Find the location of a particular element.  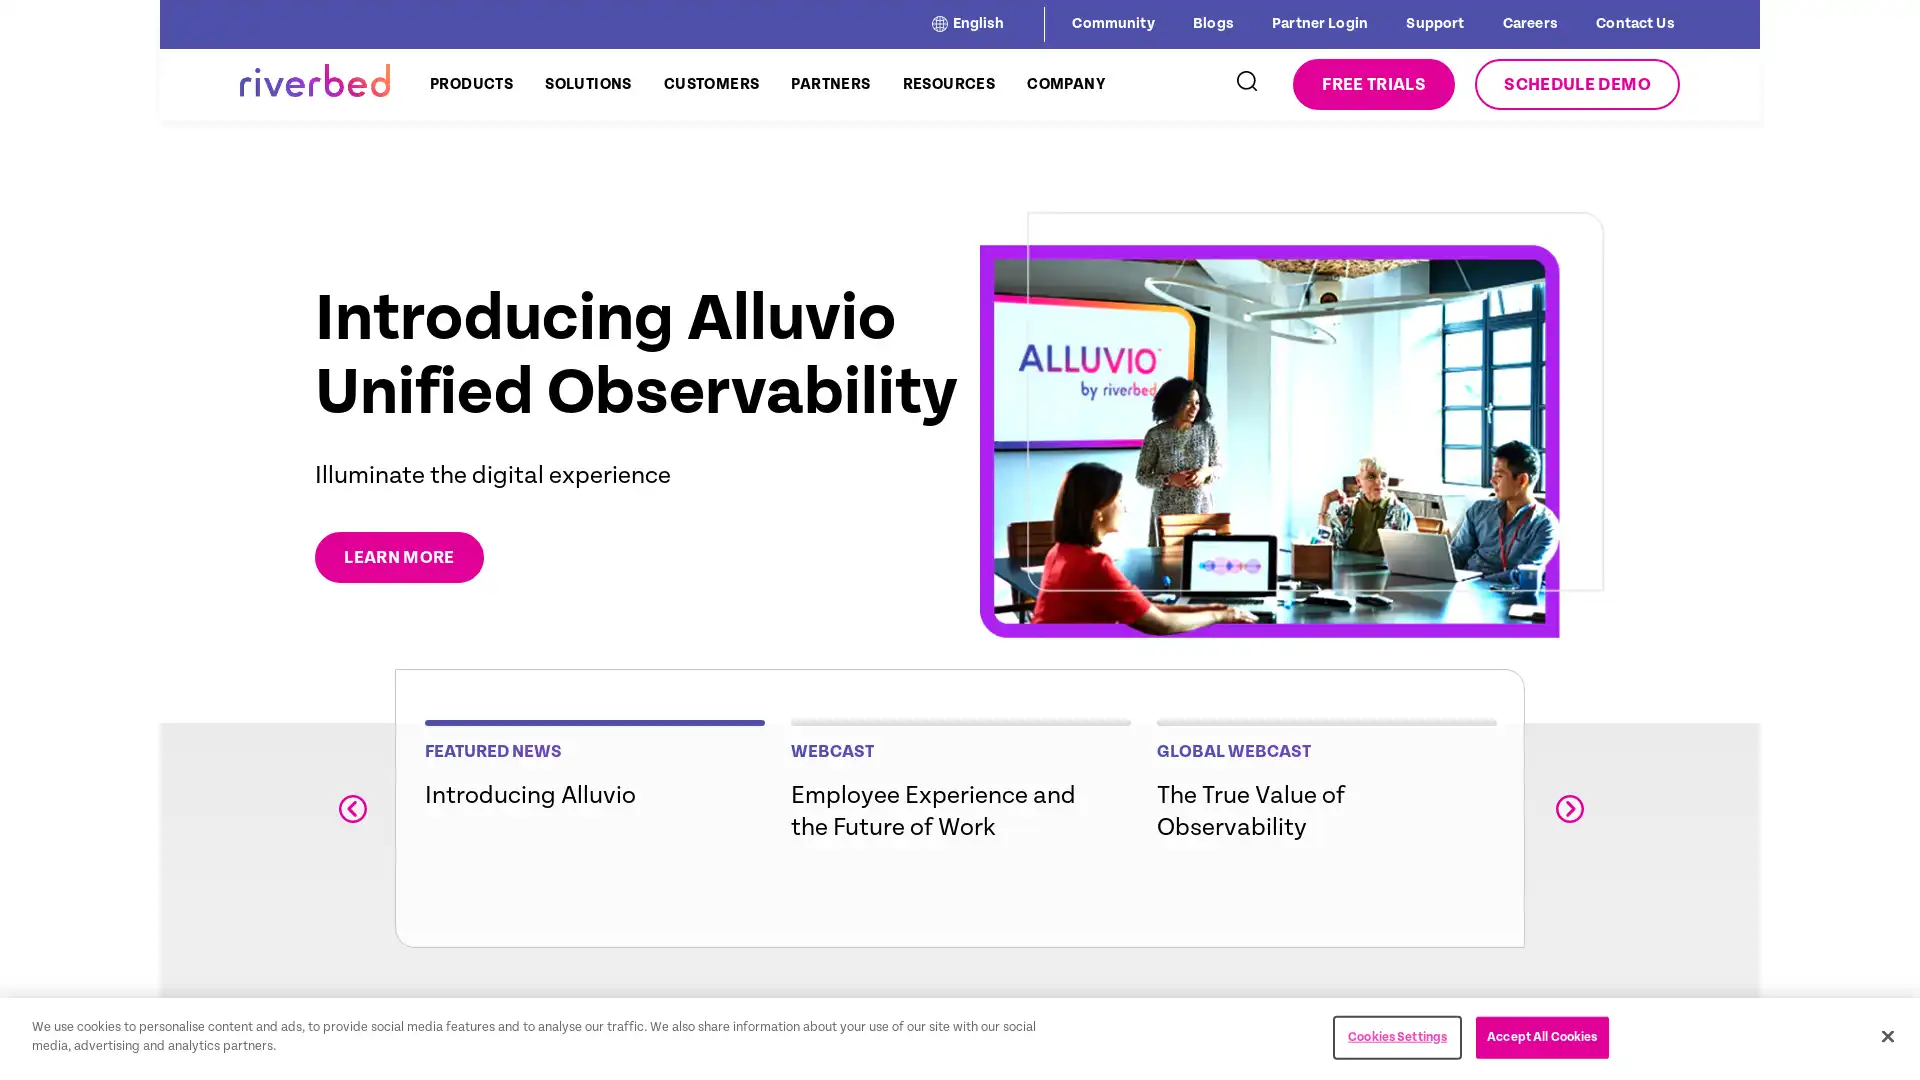

Search is located at coordinates (1245, 83).